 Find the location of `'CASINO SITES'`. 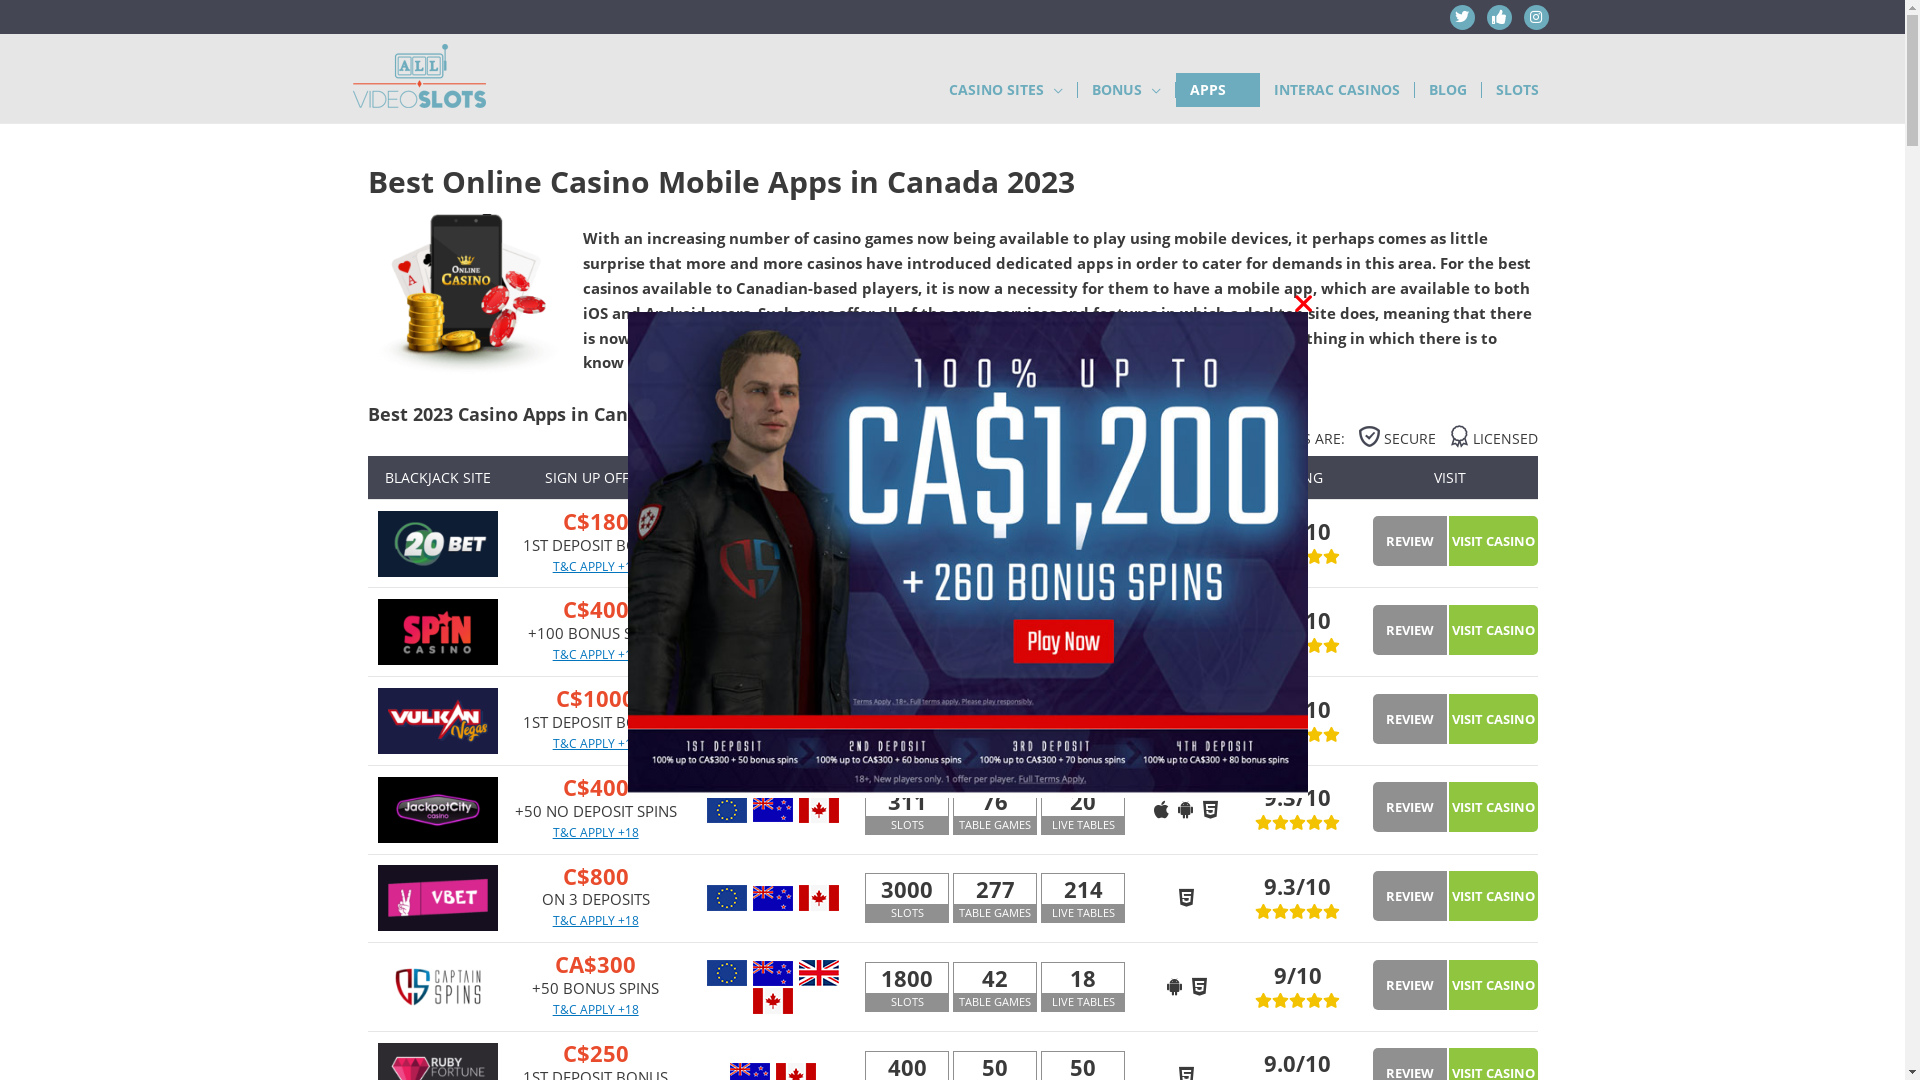

'CASINO SITES' is located at coordinates (1005, 90).